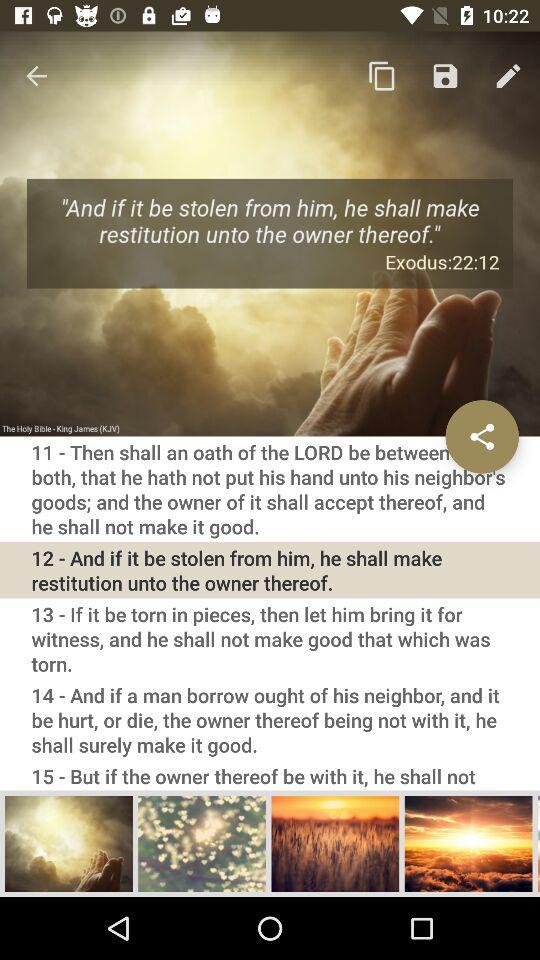 The height and width of the screenshot is (960, 540). What do you see at coordinates (68, 842) in the screenshot?
I see `item at the bottom left corner` at bounding box center [68, 842].